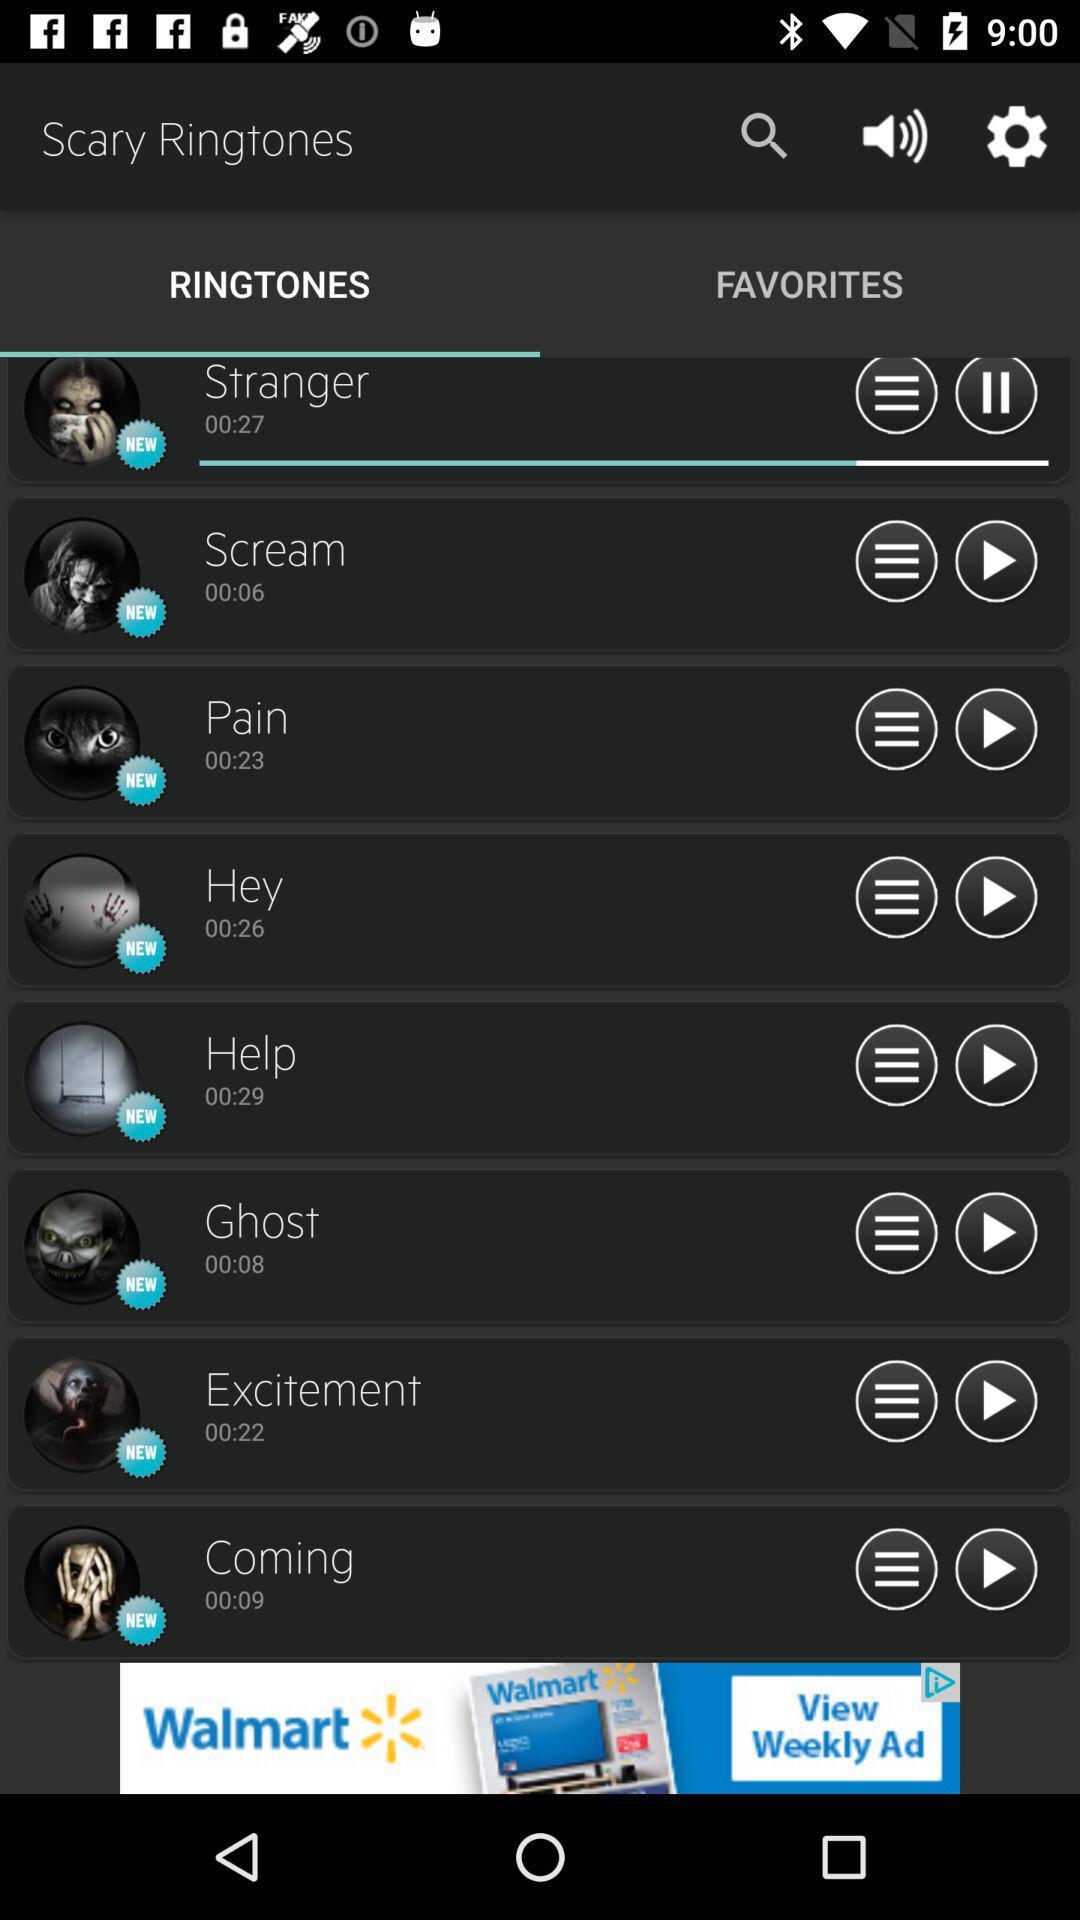  What do you see at coordinates (80, 1079) in the screenshot?
I see `profile details` at bounding box center [80, 1079].